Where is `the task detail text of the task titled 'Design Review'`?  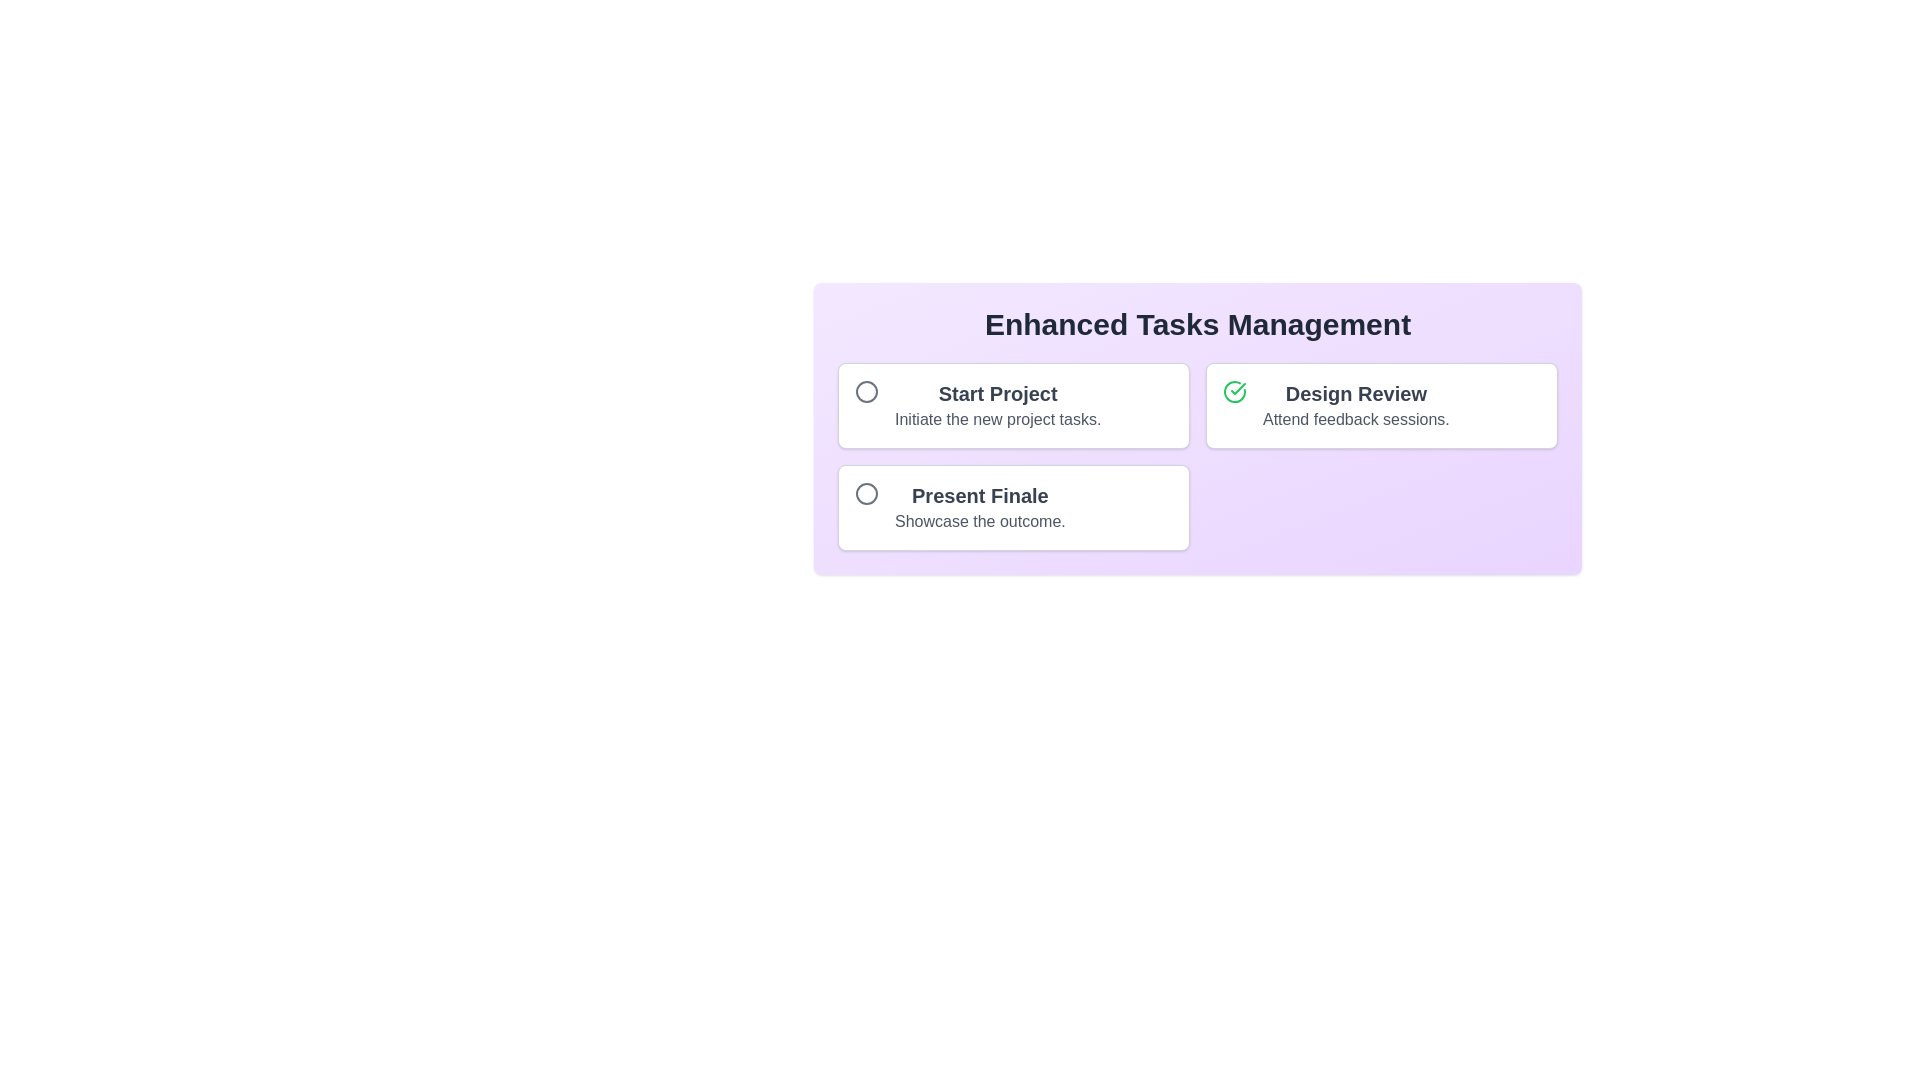
the task detail text of the task titled 'Design Review' is located at coordinates (1356, 419).